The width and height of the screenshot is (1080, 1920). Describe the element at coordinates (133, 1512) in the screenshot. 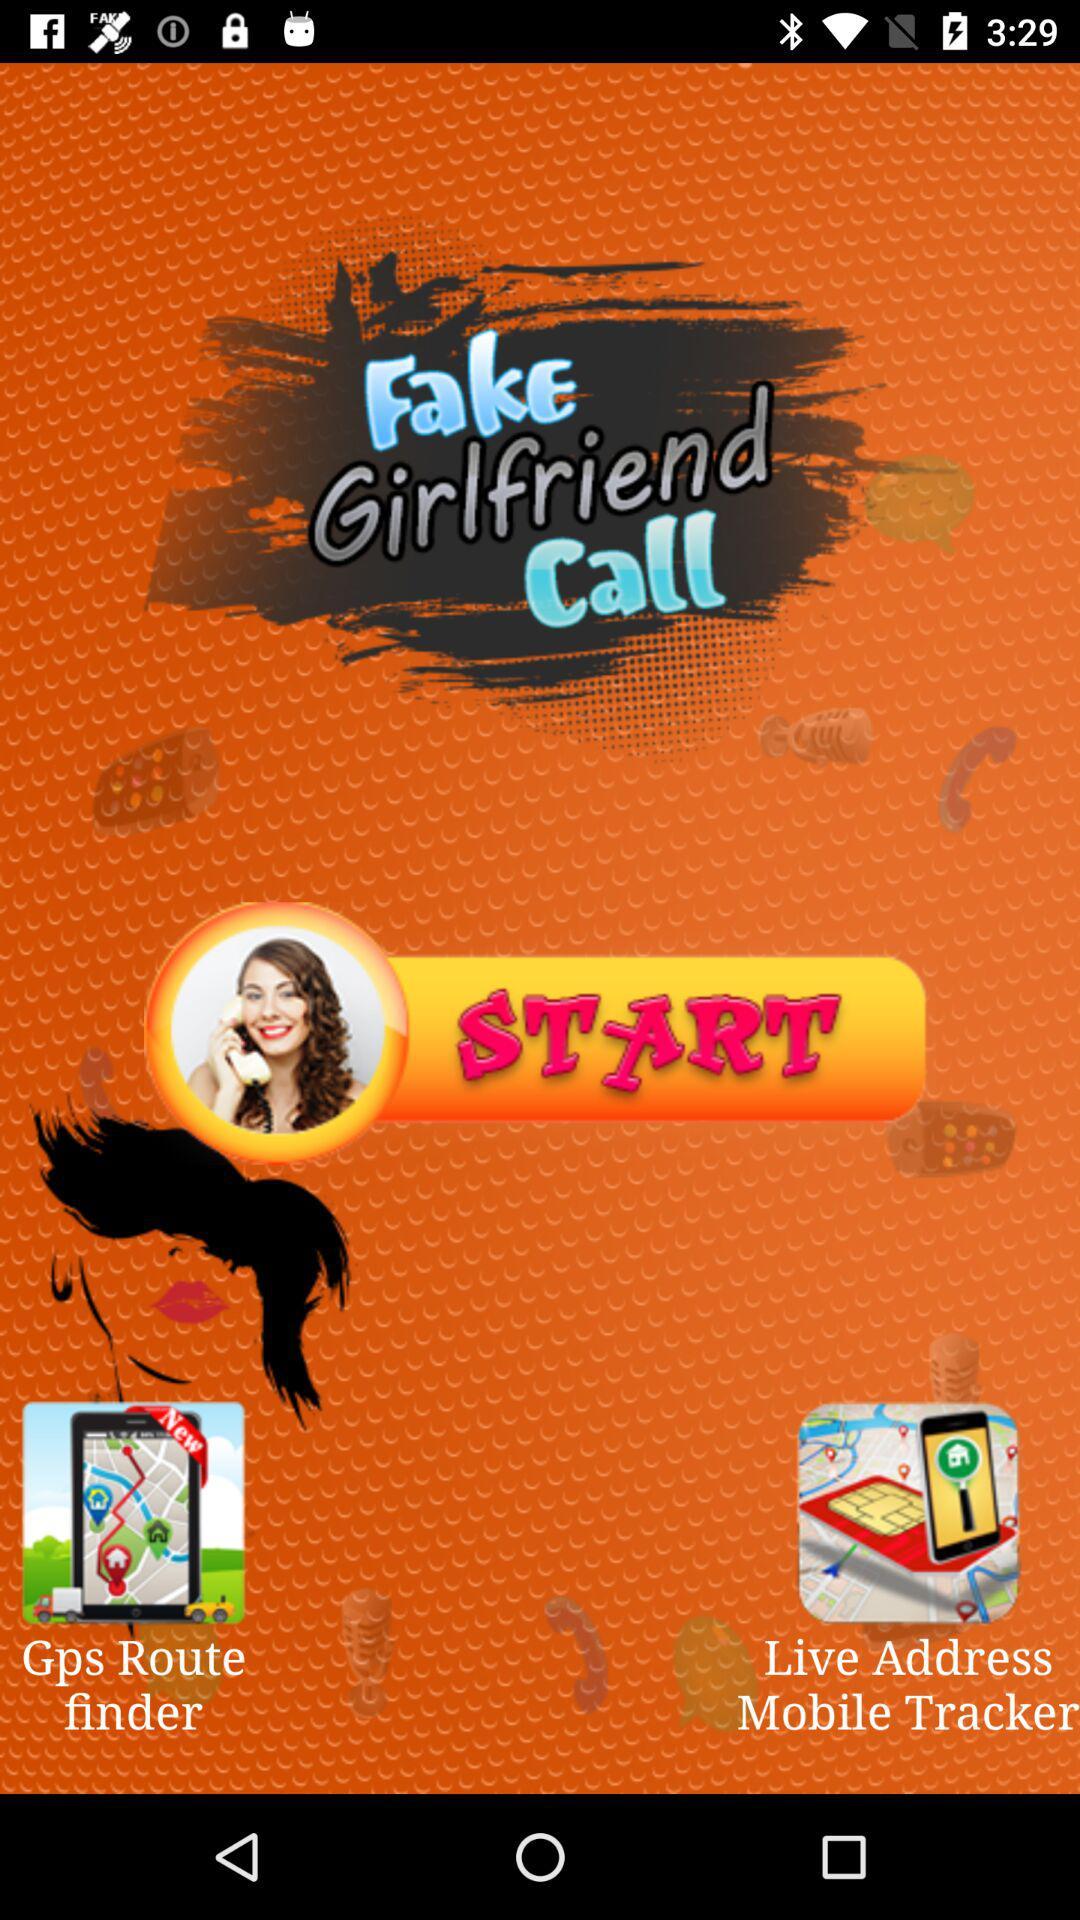

I see `gps route finder` at that location.